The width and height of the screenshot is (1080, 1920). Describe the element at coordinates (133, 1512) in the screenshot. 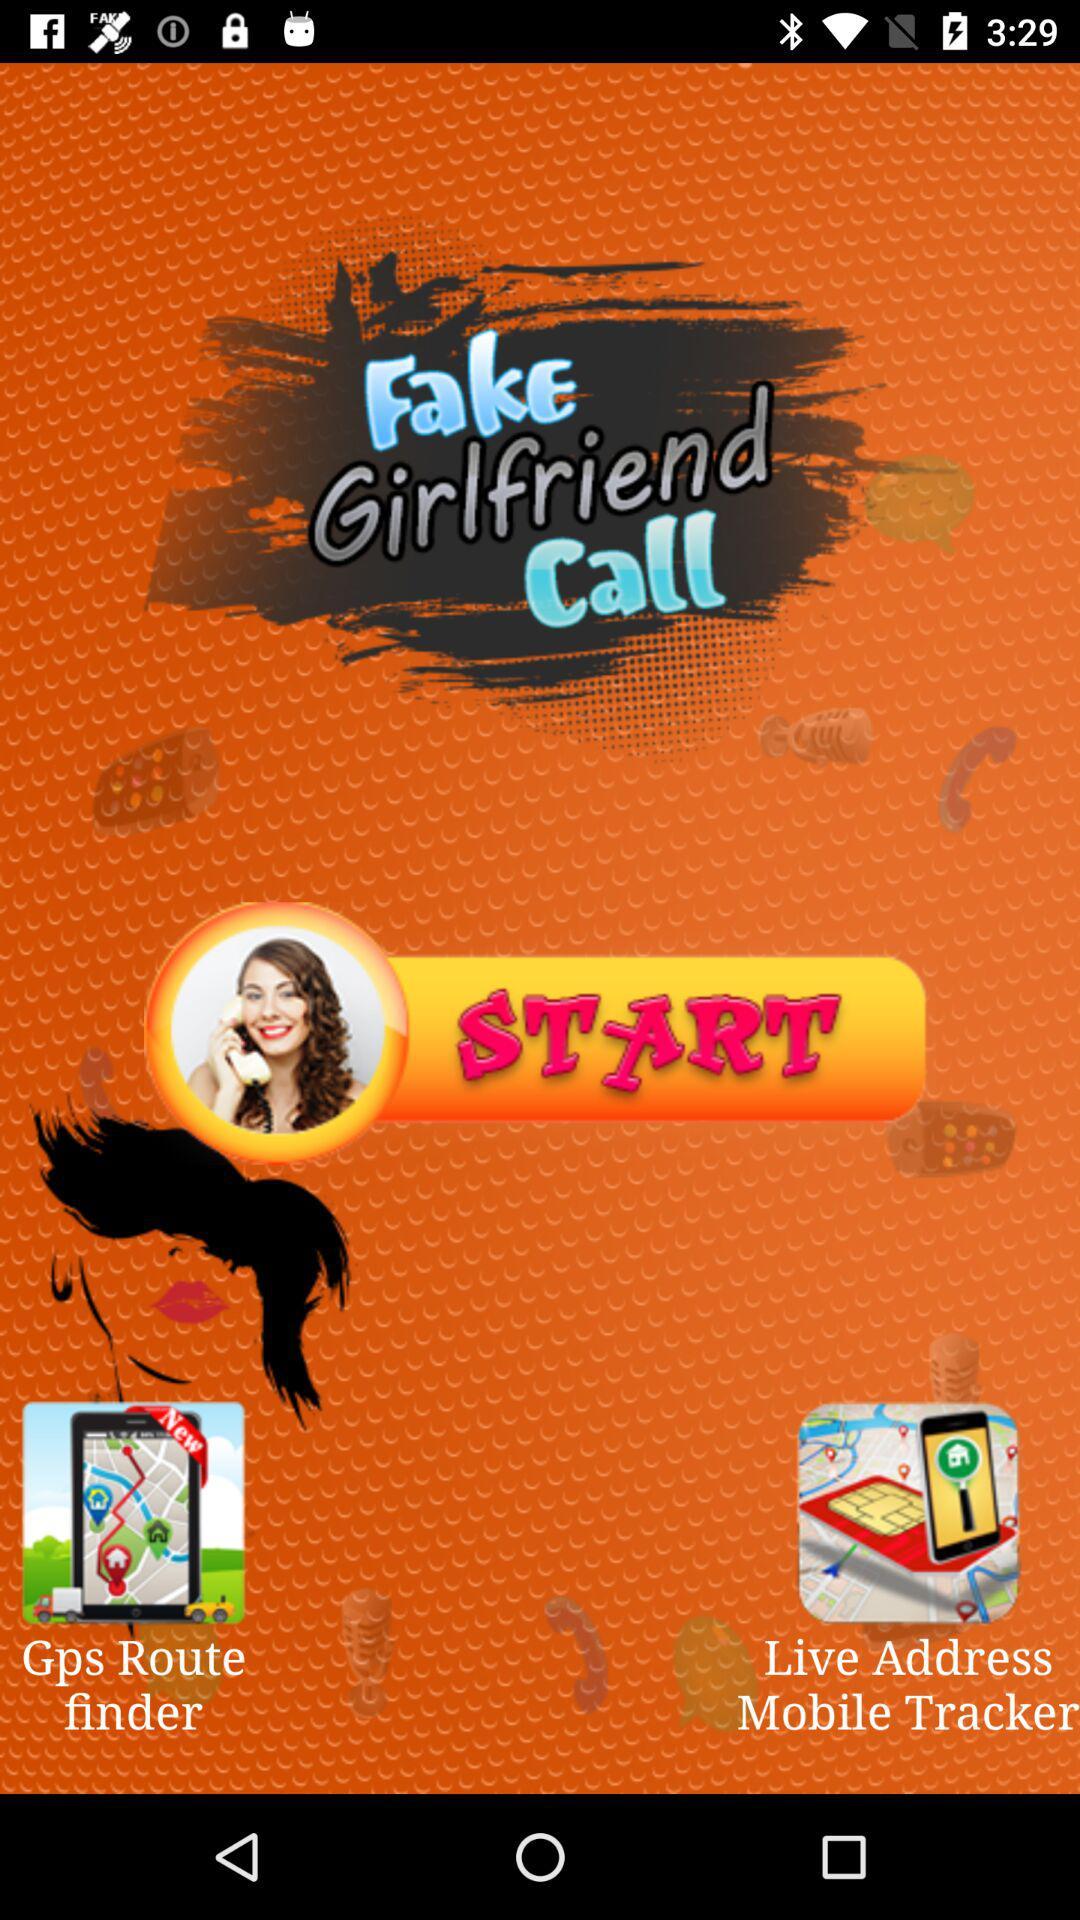

I see `gps route finder` at that location.